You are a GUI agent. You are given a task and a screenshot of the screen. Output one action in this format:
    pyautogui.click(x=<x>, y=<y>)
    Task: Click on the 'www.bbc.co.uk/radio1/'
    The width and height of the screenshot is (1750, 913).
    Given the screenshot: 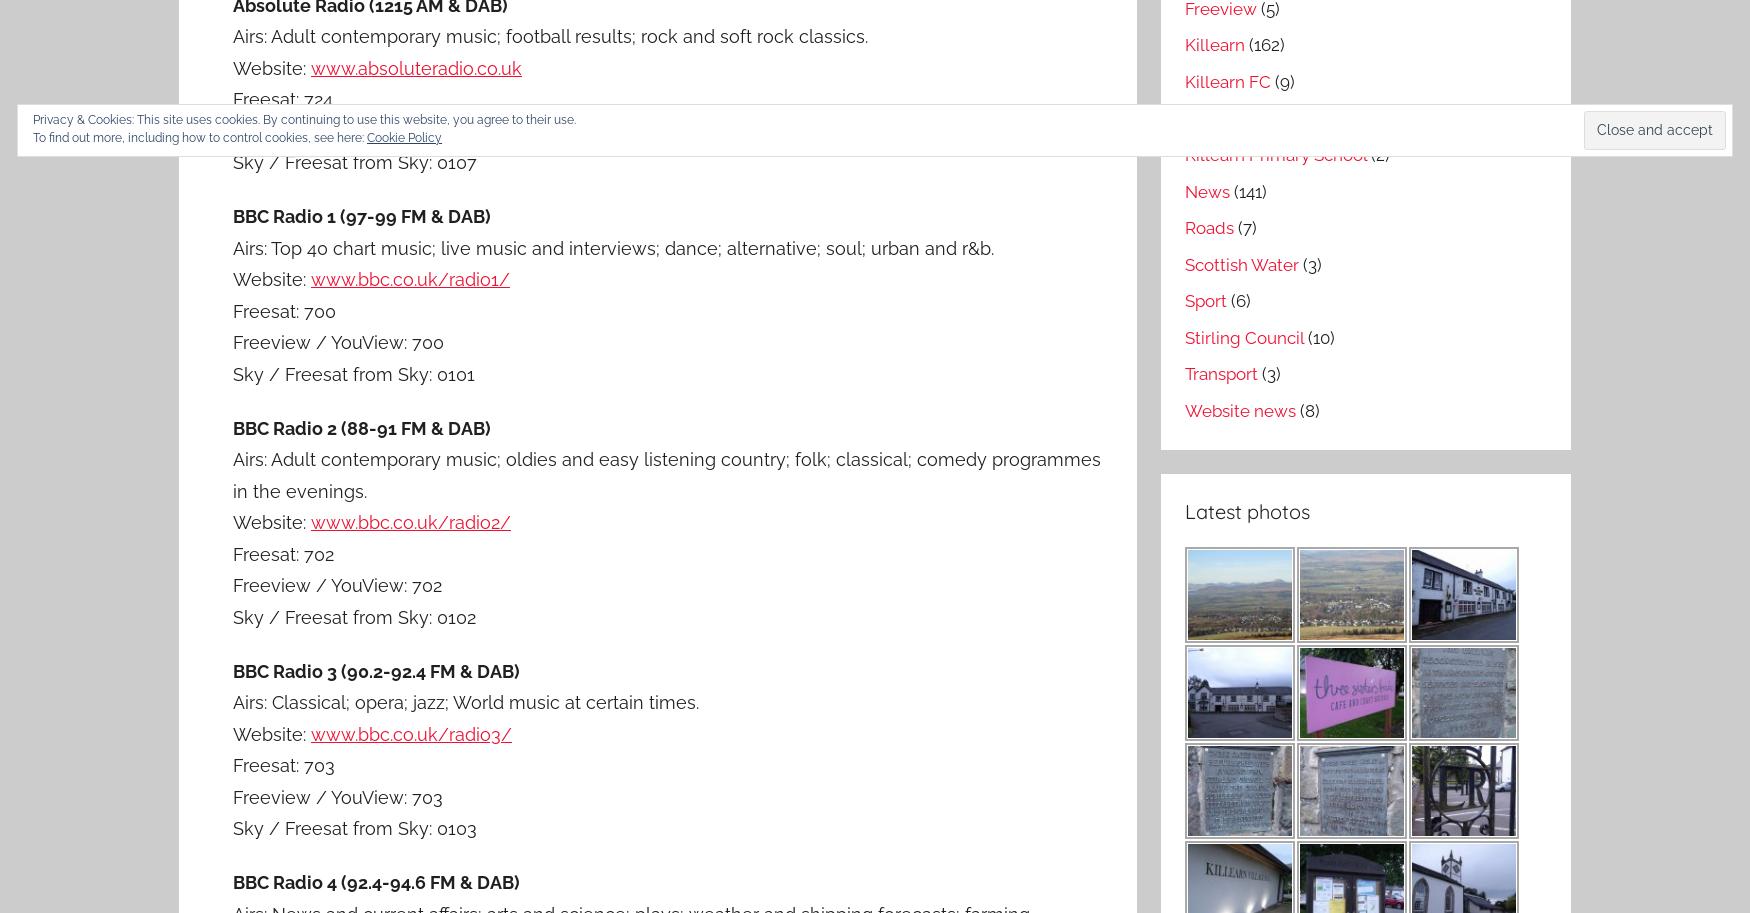 What is the action you would take?
    pyautogui.click(x=409, y=279)
    